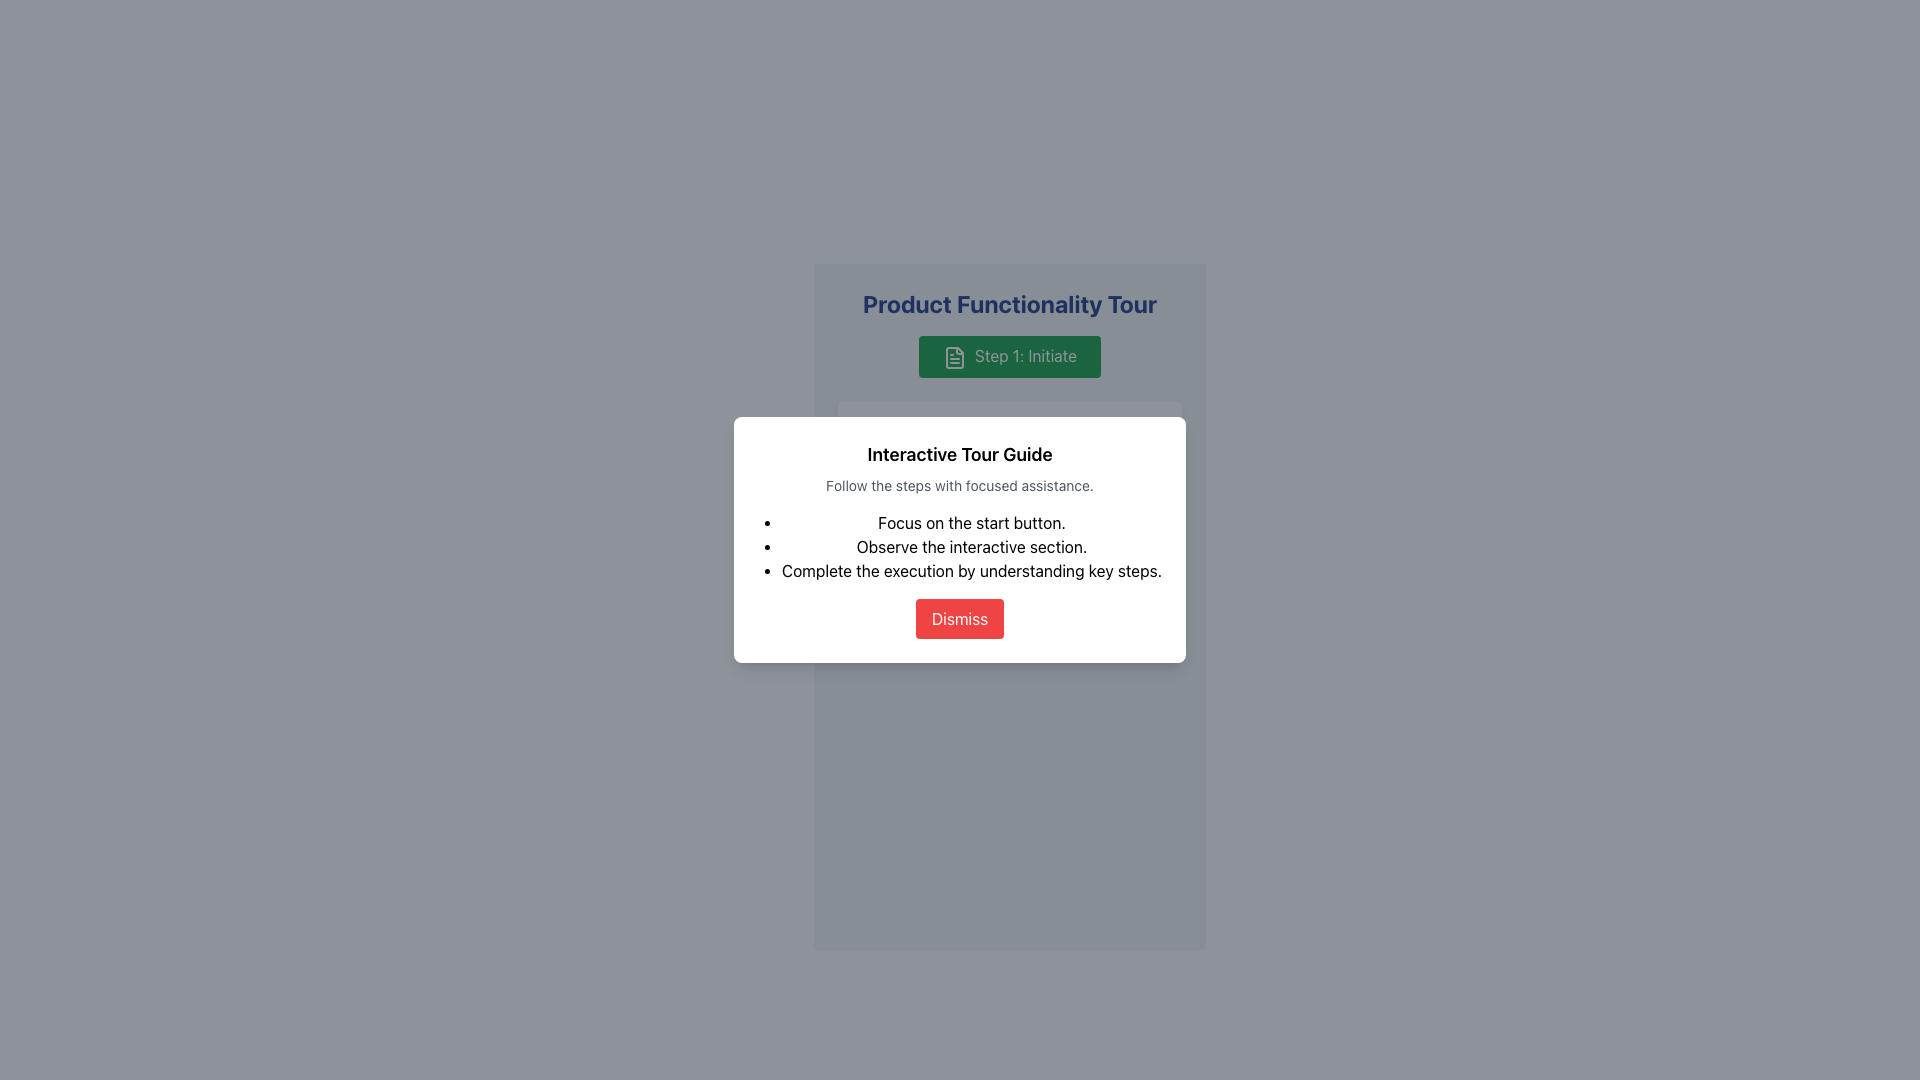 The image size is (1920, 1080). What do you see at coordinates (971, 570) in the screenshot?
I see `the third bulleted text item that reads 'Complete the execution by understanding key steps.' in the centered modal dialog` at bounding box center [971, 570].